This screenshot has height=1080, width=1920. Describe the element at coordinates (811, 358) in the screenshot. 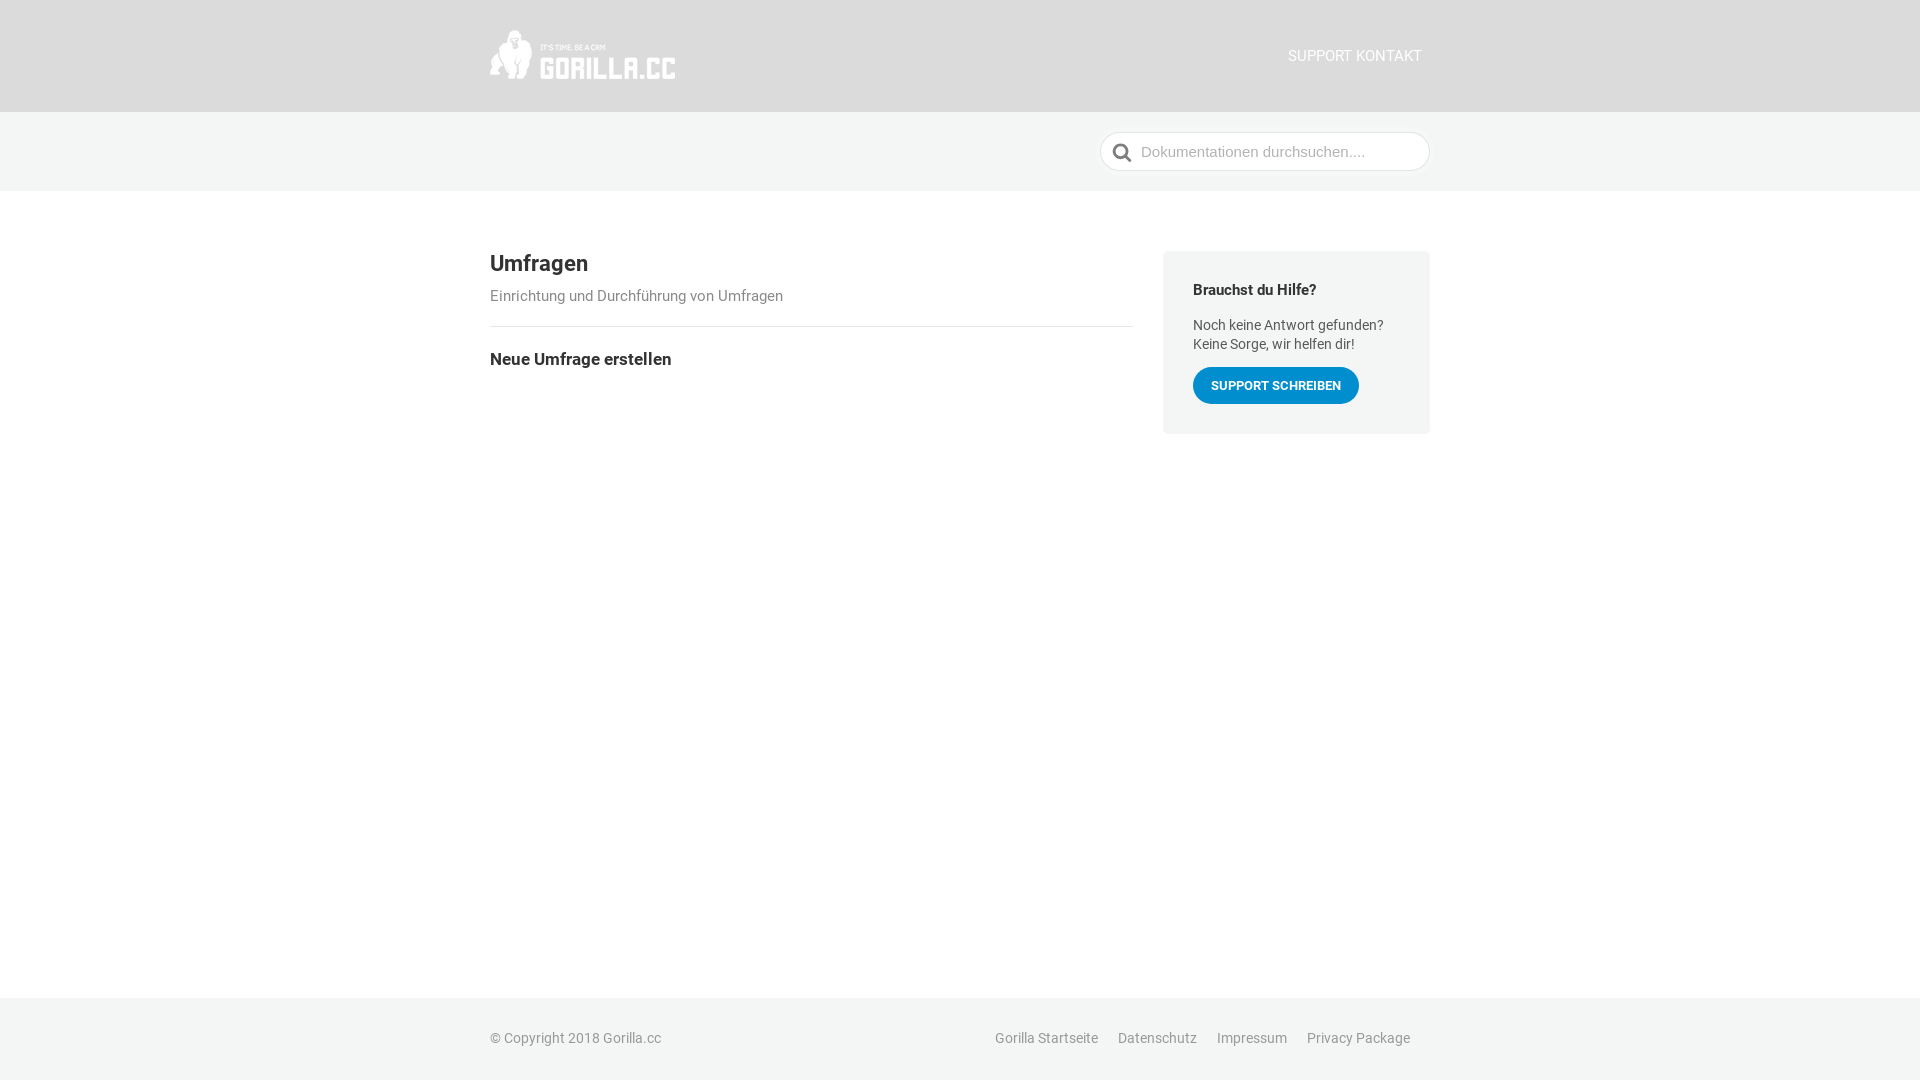

I see `'Neue Umfrage erstellen'` at that location.